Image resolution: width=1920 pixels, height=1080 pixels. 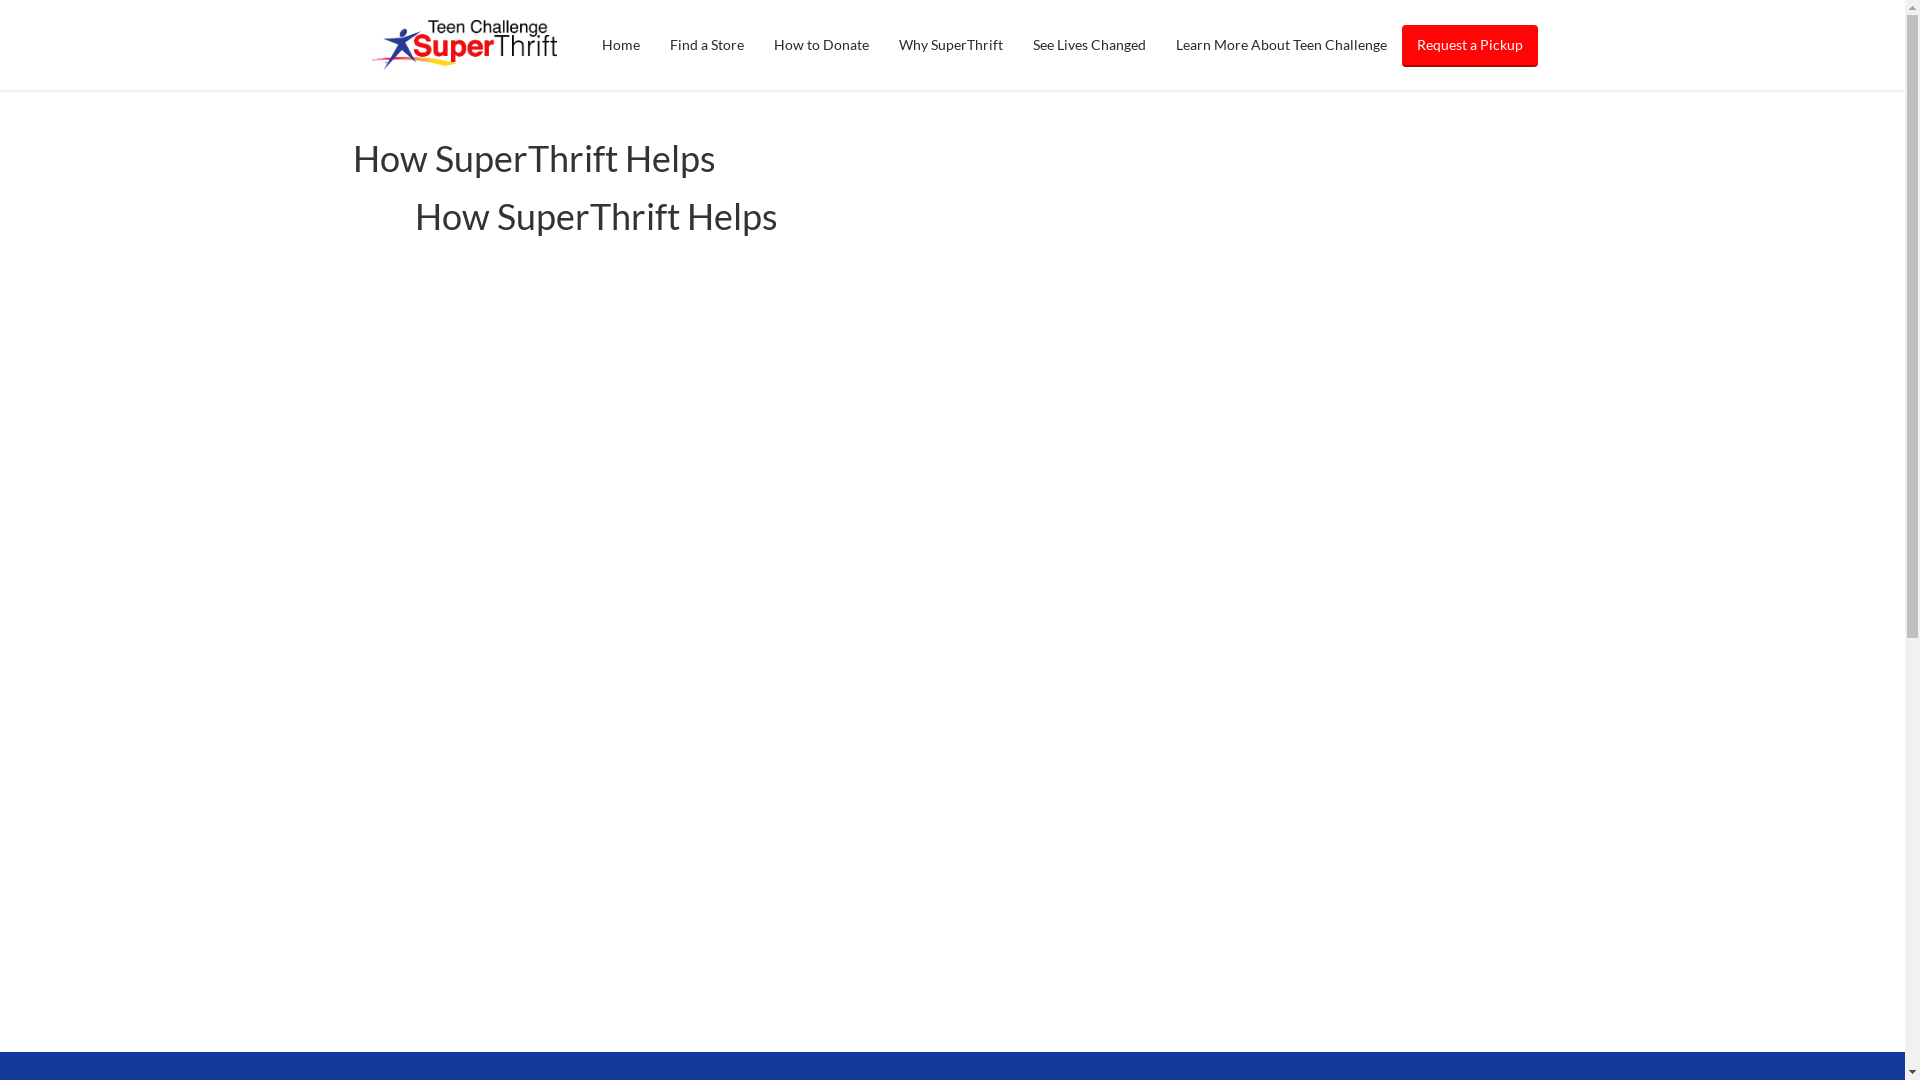 What do you see at coordinates (820, 45) in the screenshot?
I see `'How to Donate'` at bounding box center [820, 45].